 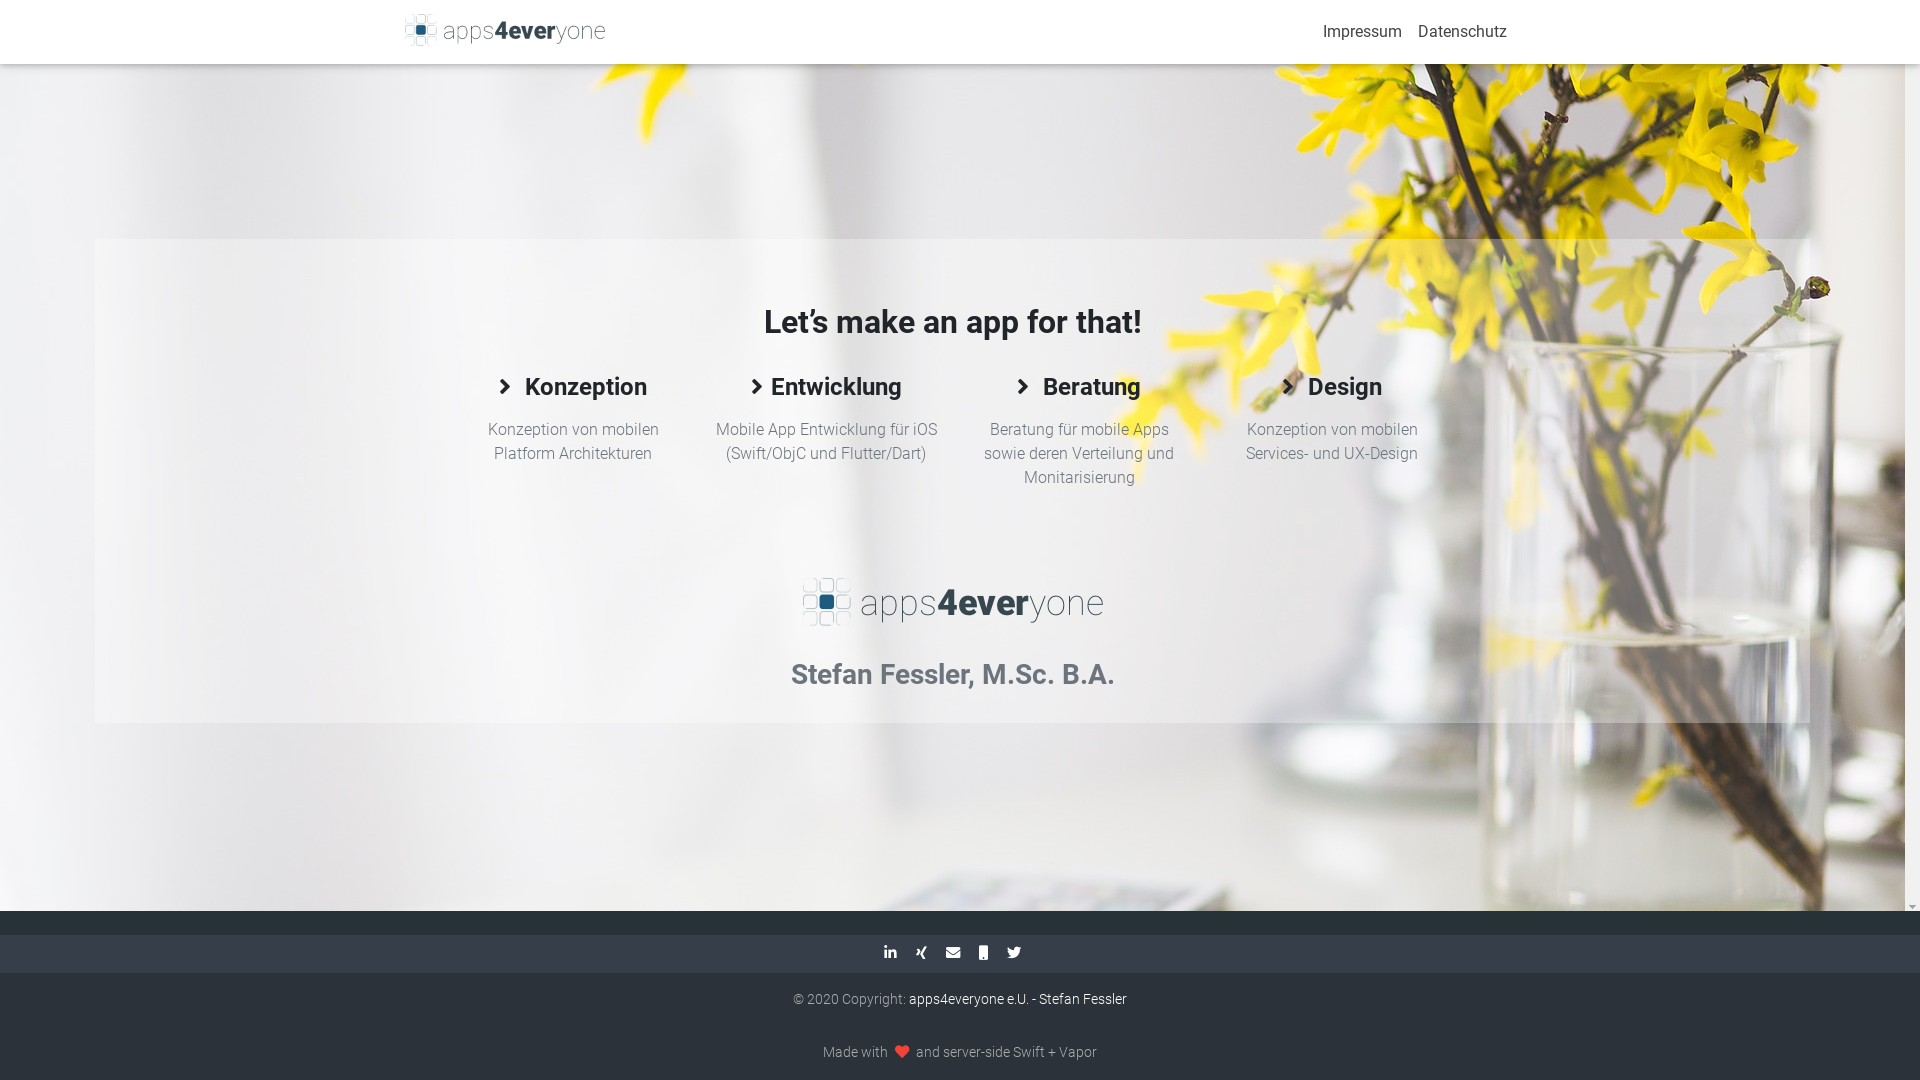 I want to click on 'Impressum', so click(x=1361, y=31).